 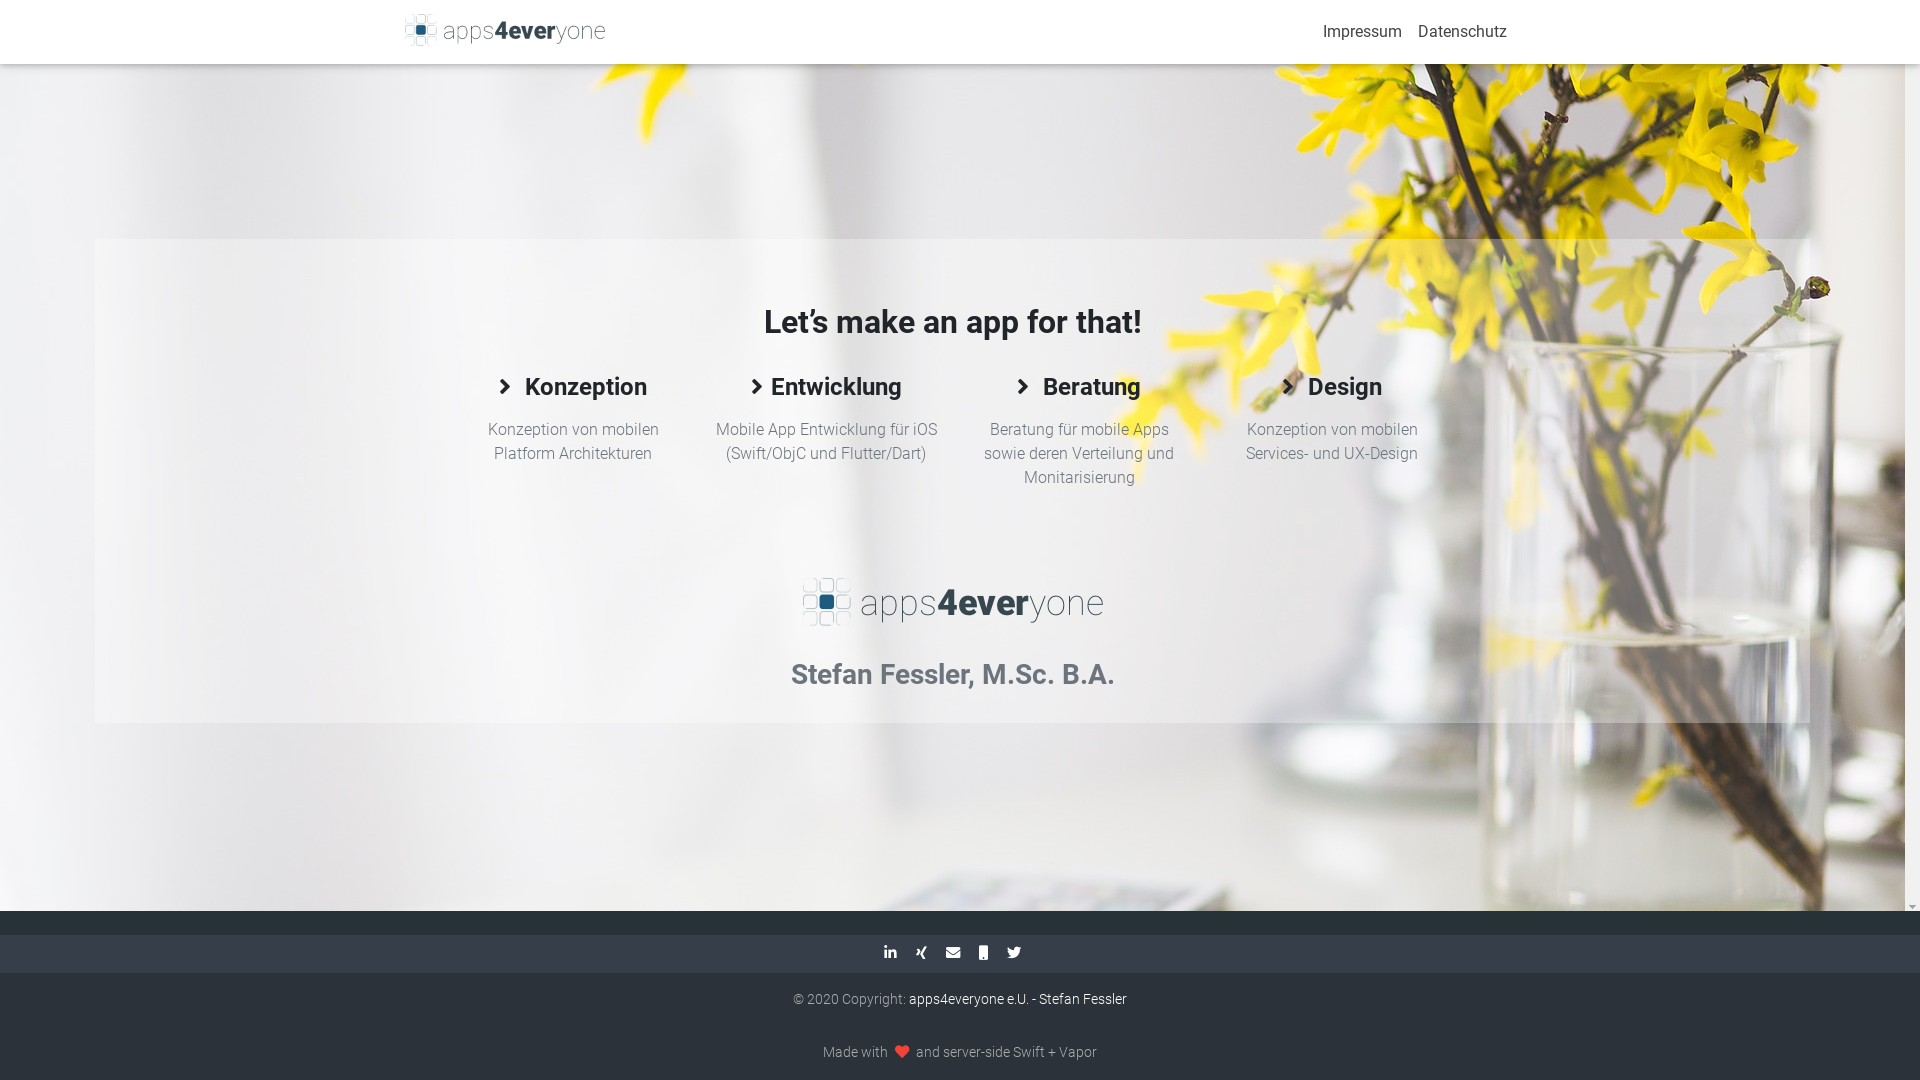 I want to click on 'Impressum', so click(x=1361, y=31).